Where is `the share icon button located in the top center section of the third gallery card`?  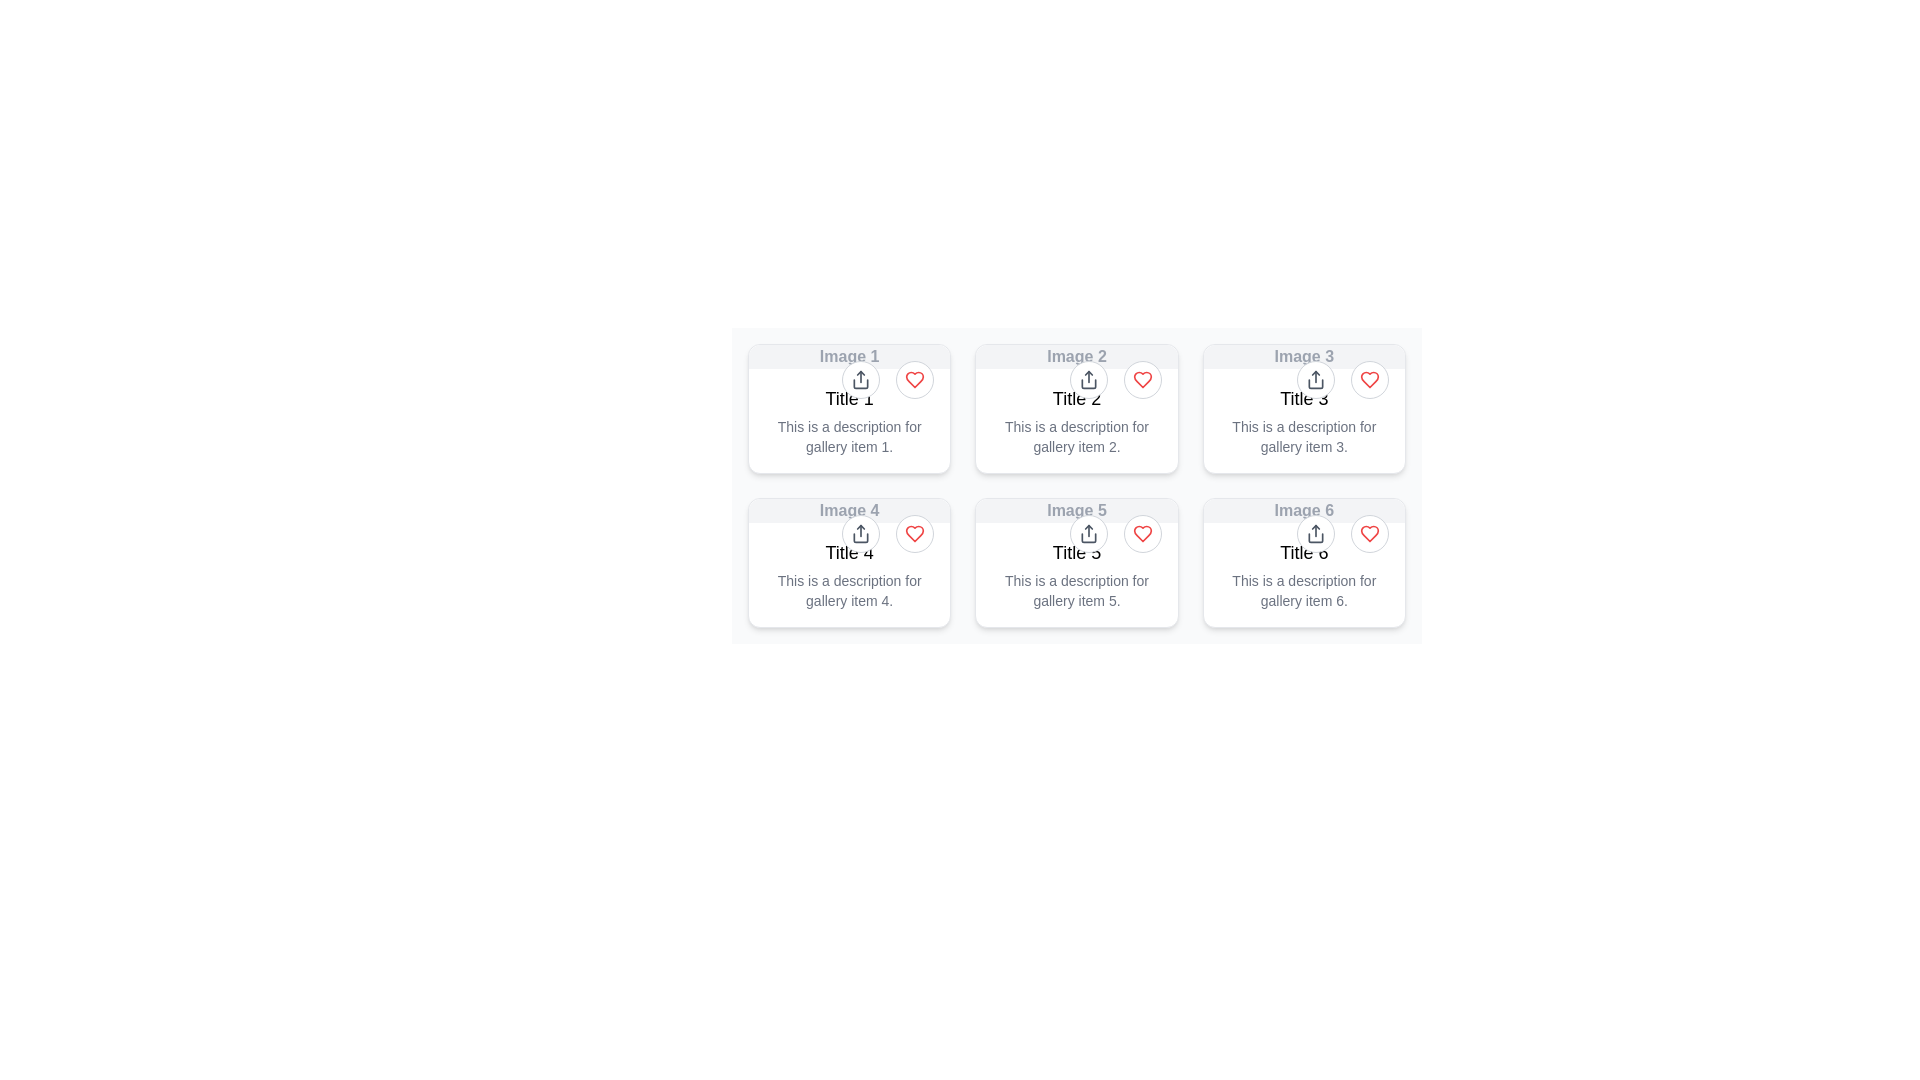
the share icon button located in the top center section of the third gallery card is located at coordinates (1315, 380).